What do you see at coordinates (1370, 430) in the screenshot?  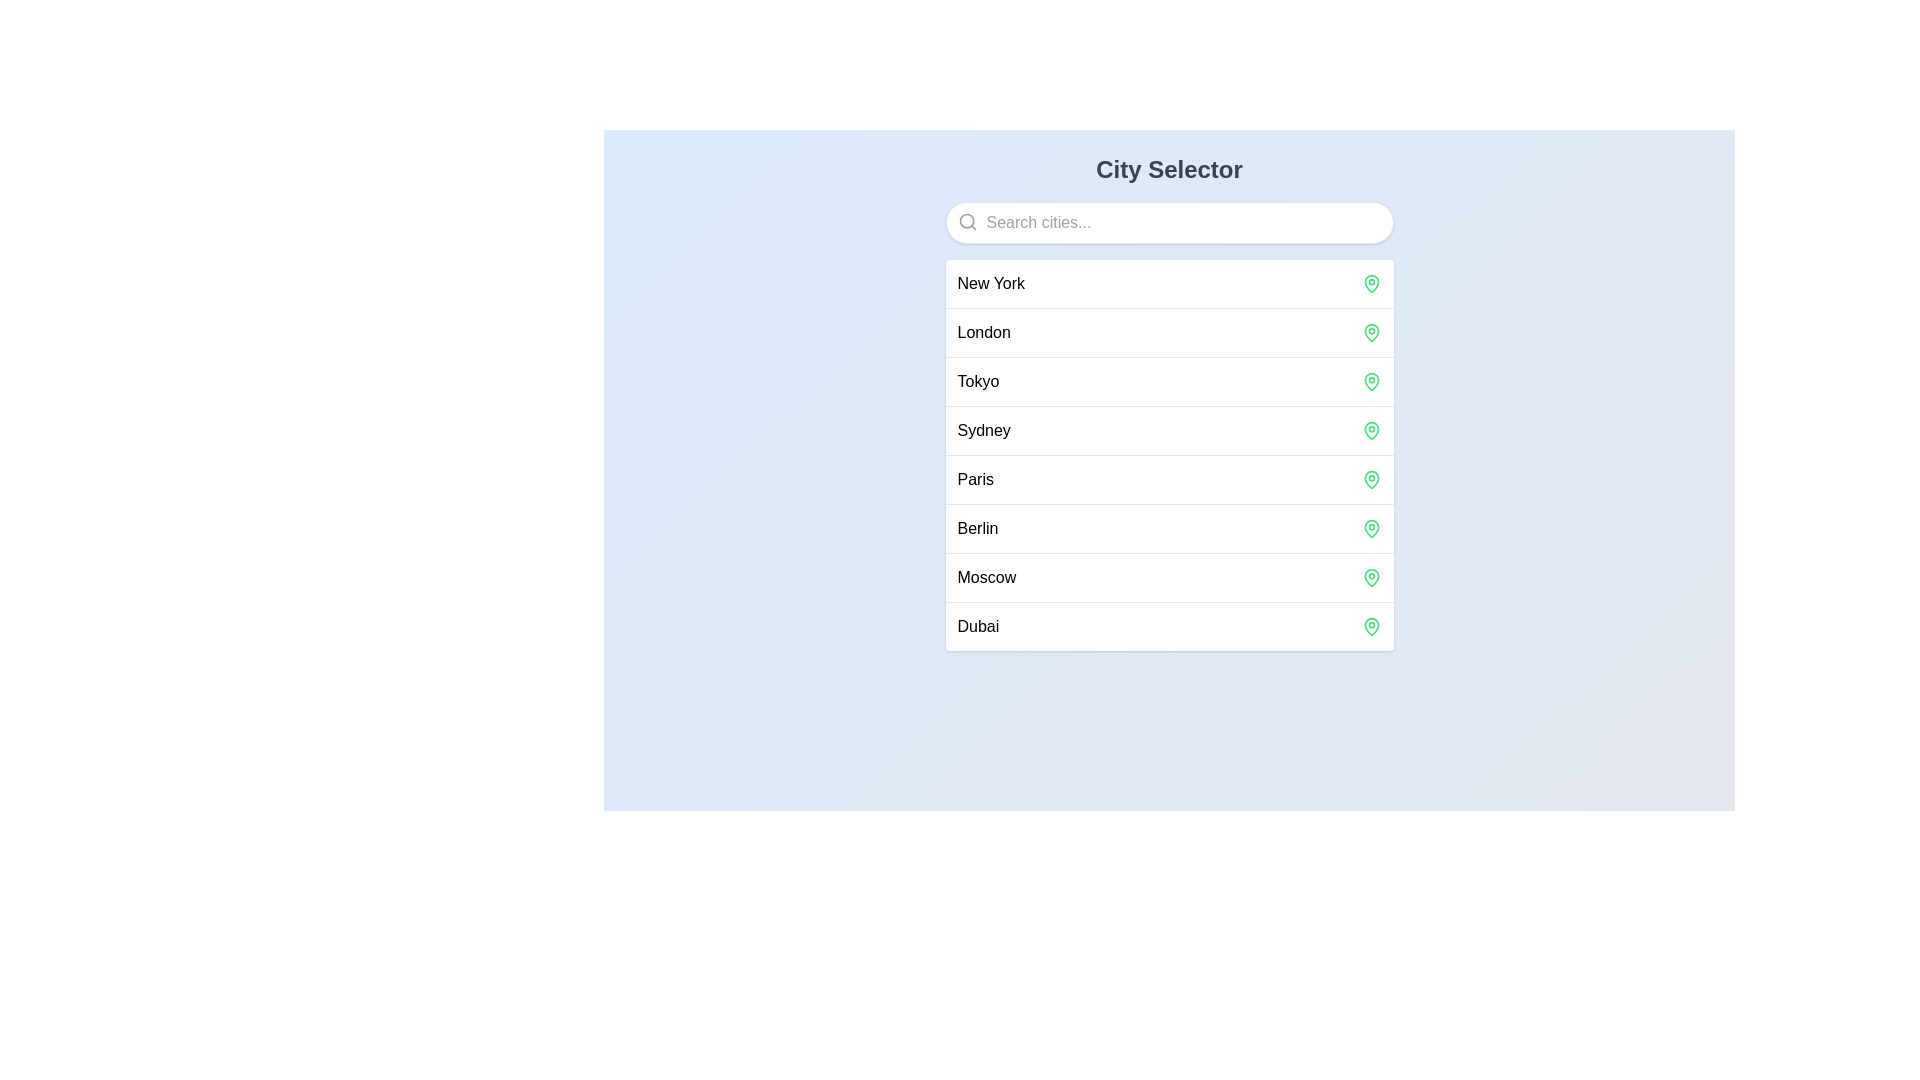 I see `the green outline of the map pin icon located beside the text 'Sydney' in the fourth row of the city list` at bounding box center [1370, 430].